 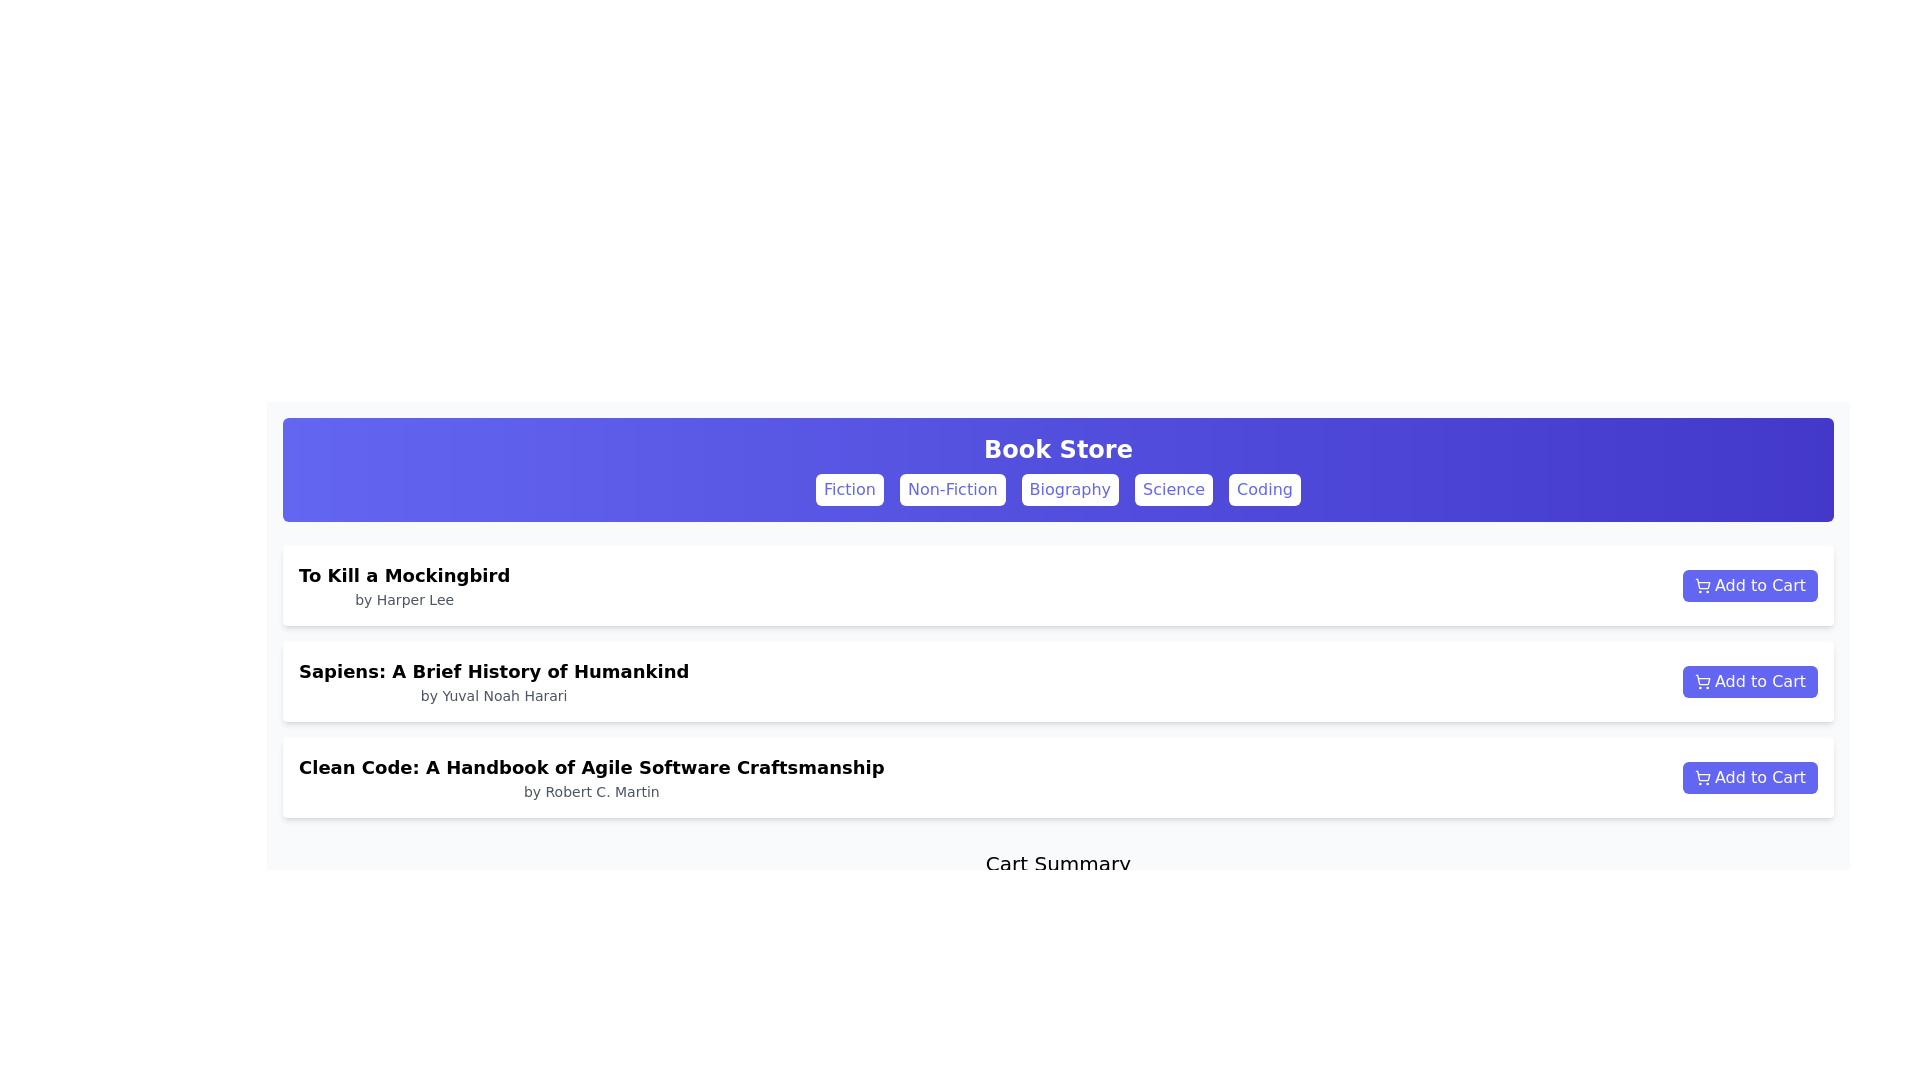 What do you see at coordinates (1174, 489) in the screenshot?
I see `the 'Science' category filter button, which is the fourth button in a horizontal row of five buttons in the header section of the bookstore platform` at bounding box center [1174, 489].